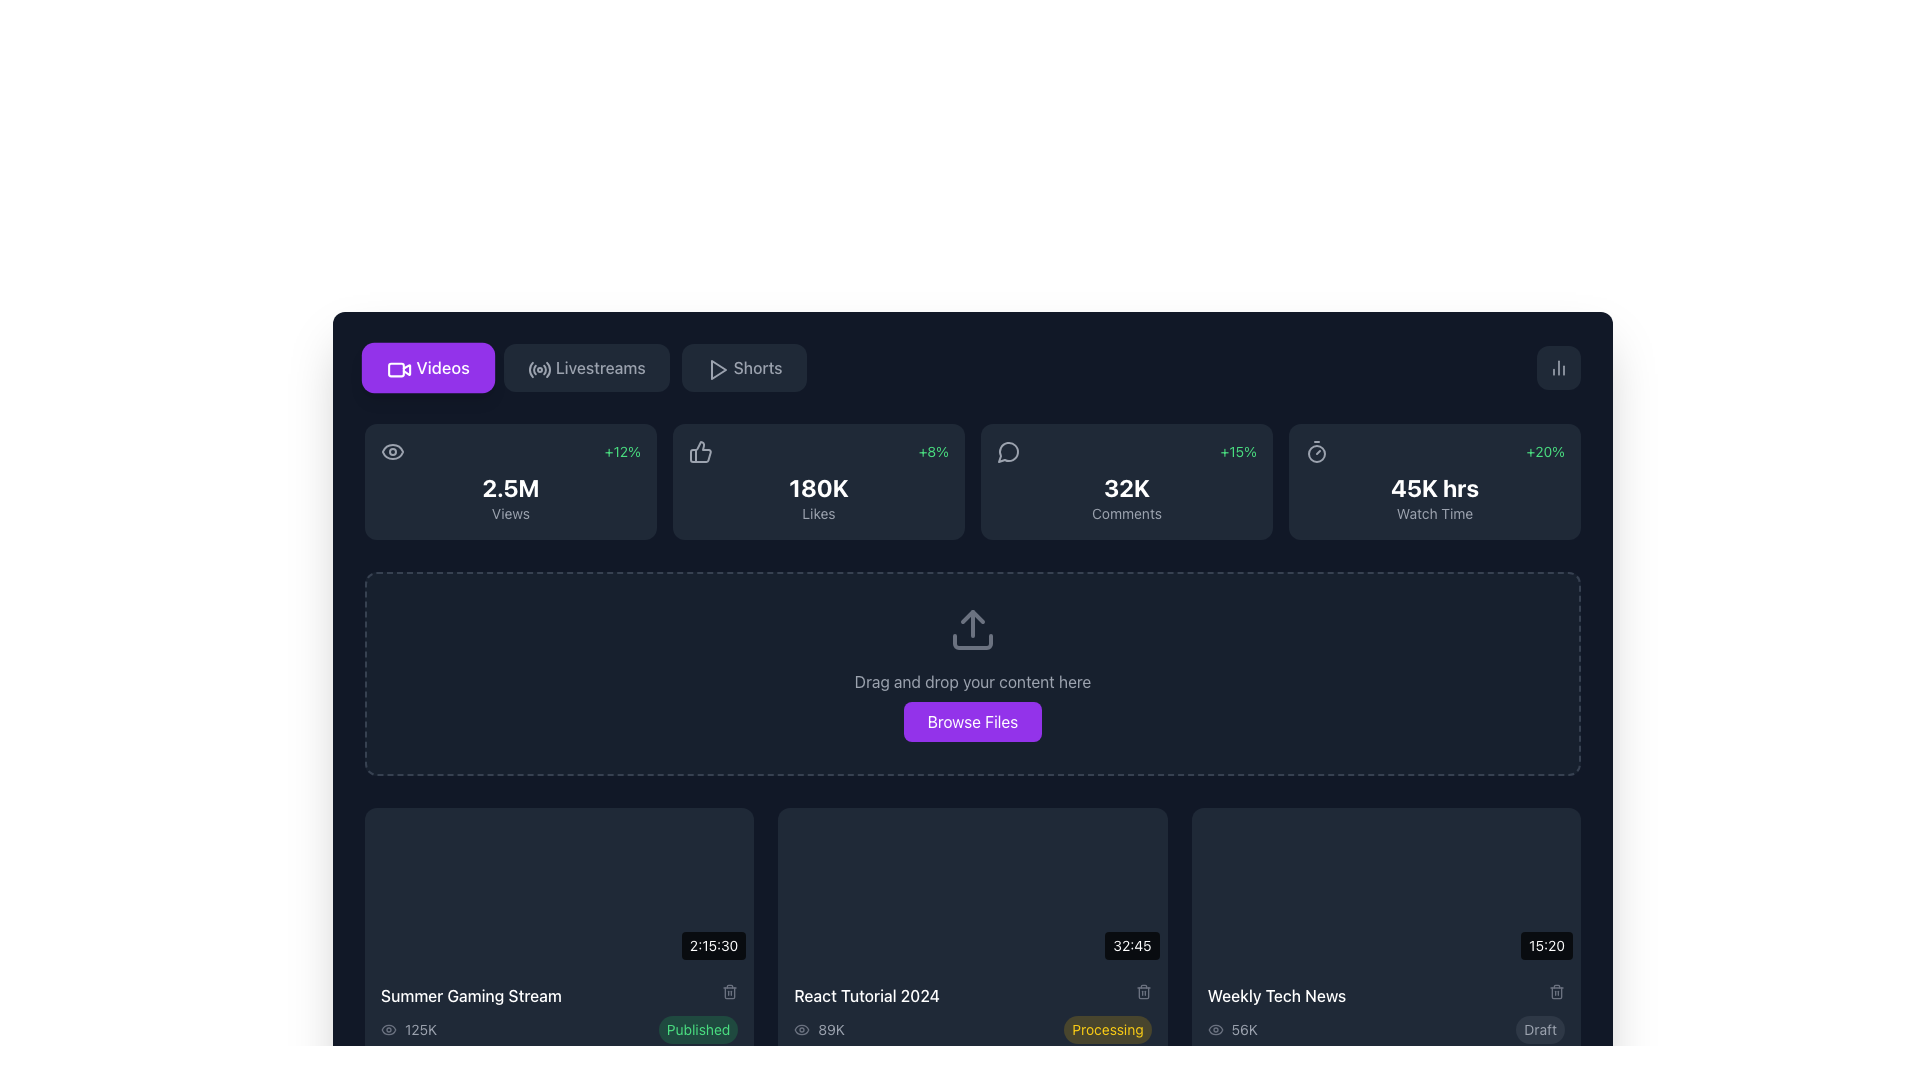  What do you see at coordinates (1107, 1029) in the screenshot?
I see `the Status badge indicating 'Processing' state at the bottom of the 'React Tutorial 2024' entry card` at bounding box center [1107, 1029].